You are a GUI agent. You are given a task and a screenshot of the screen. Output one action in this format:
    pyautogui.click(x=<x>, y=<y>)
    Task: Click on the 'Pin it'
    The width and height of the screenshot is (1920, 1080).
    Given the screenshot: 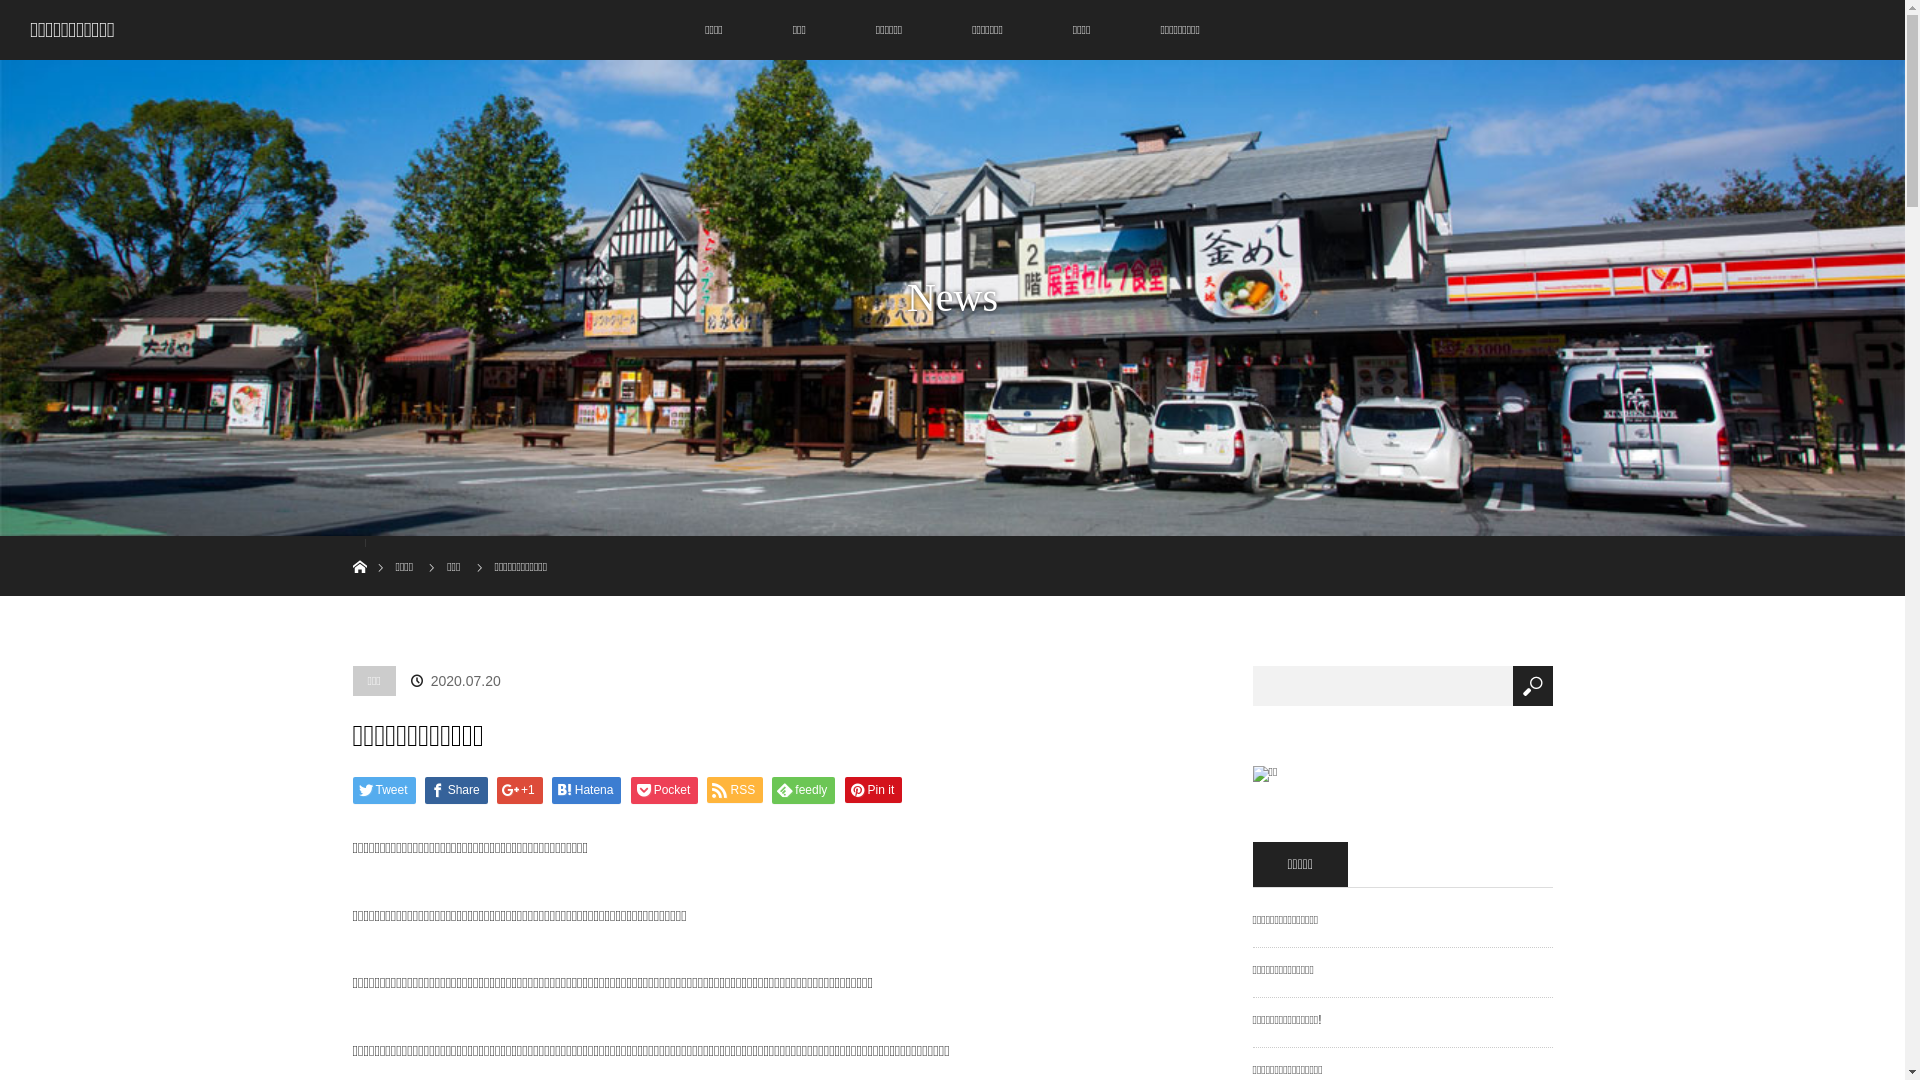 What is the action you would take?
    pyautogui.click(x=873, y=789)
    